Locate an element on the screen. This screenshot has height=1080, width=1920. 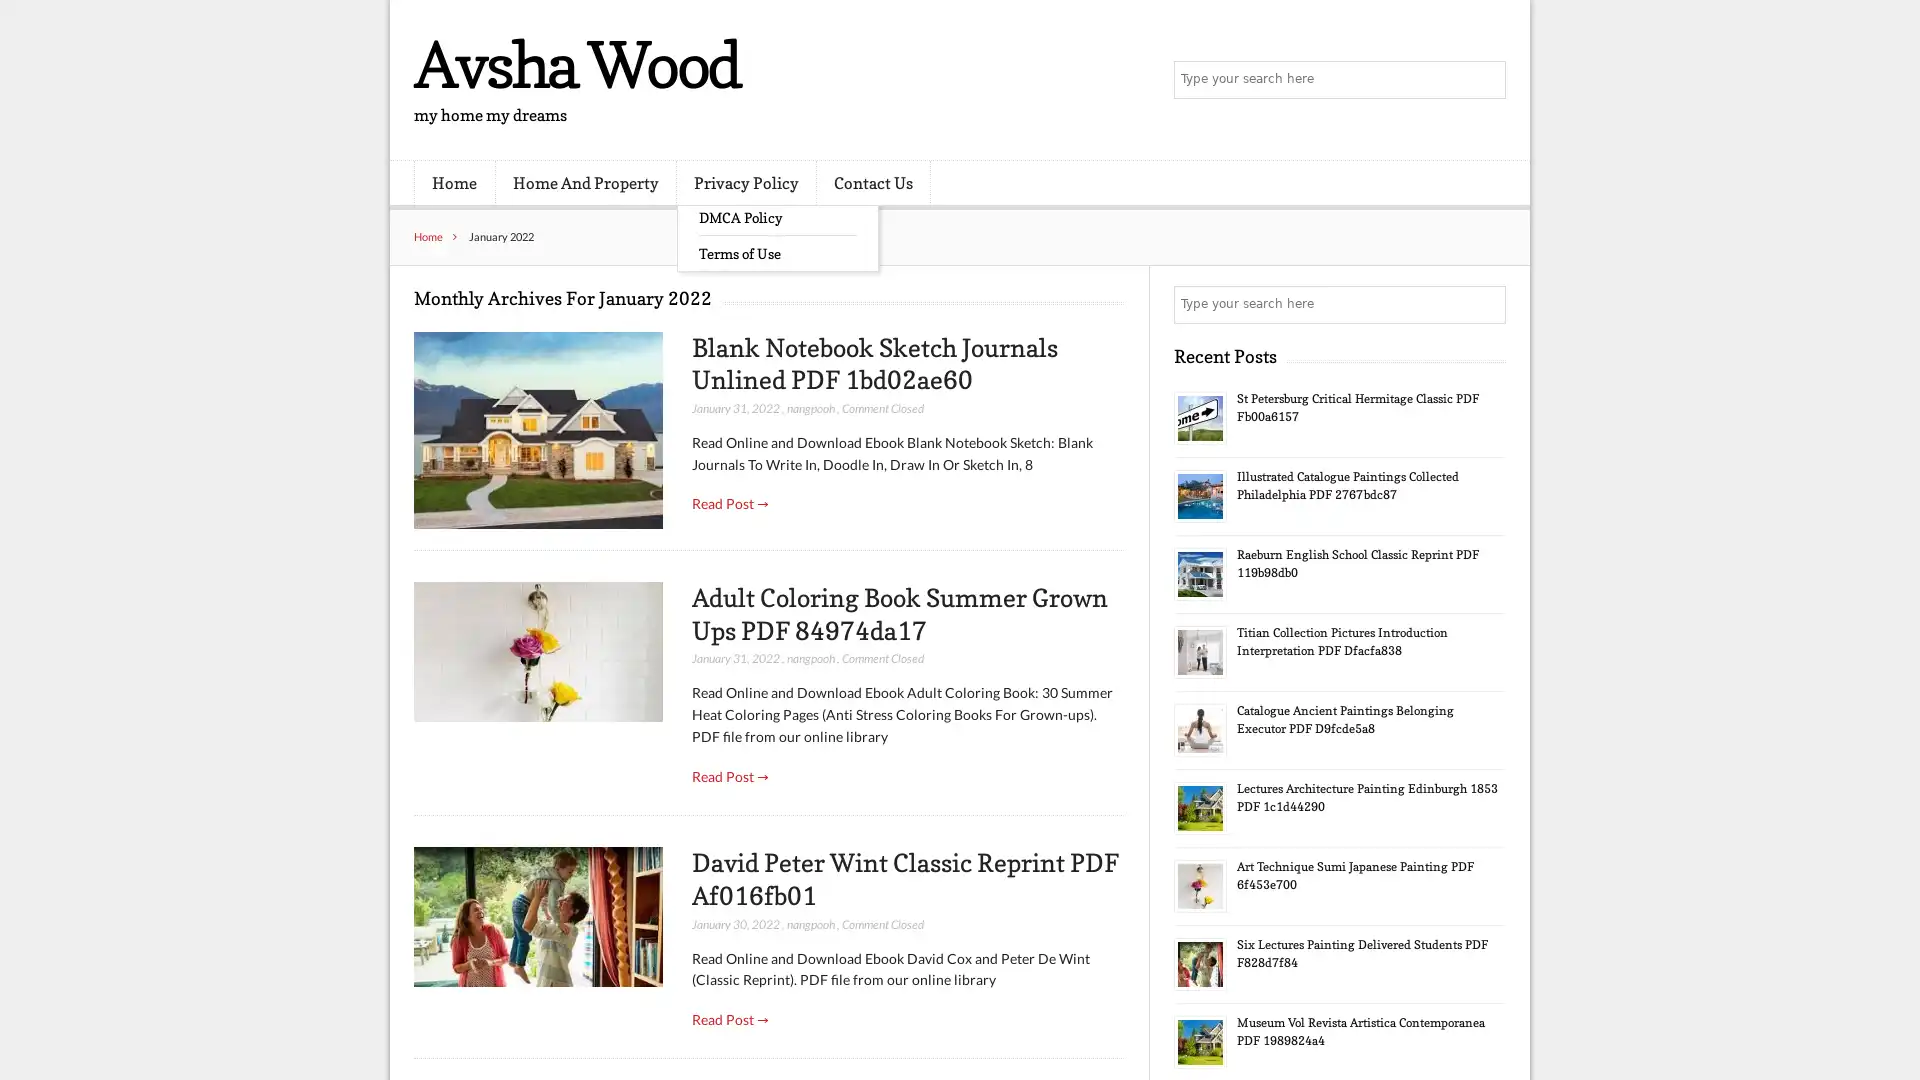
Search is located at coordinates (1485, 304).